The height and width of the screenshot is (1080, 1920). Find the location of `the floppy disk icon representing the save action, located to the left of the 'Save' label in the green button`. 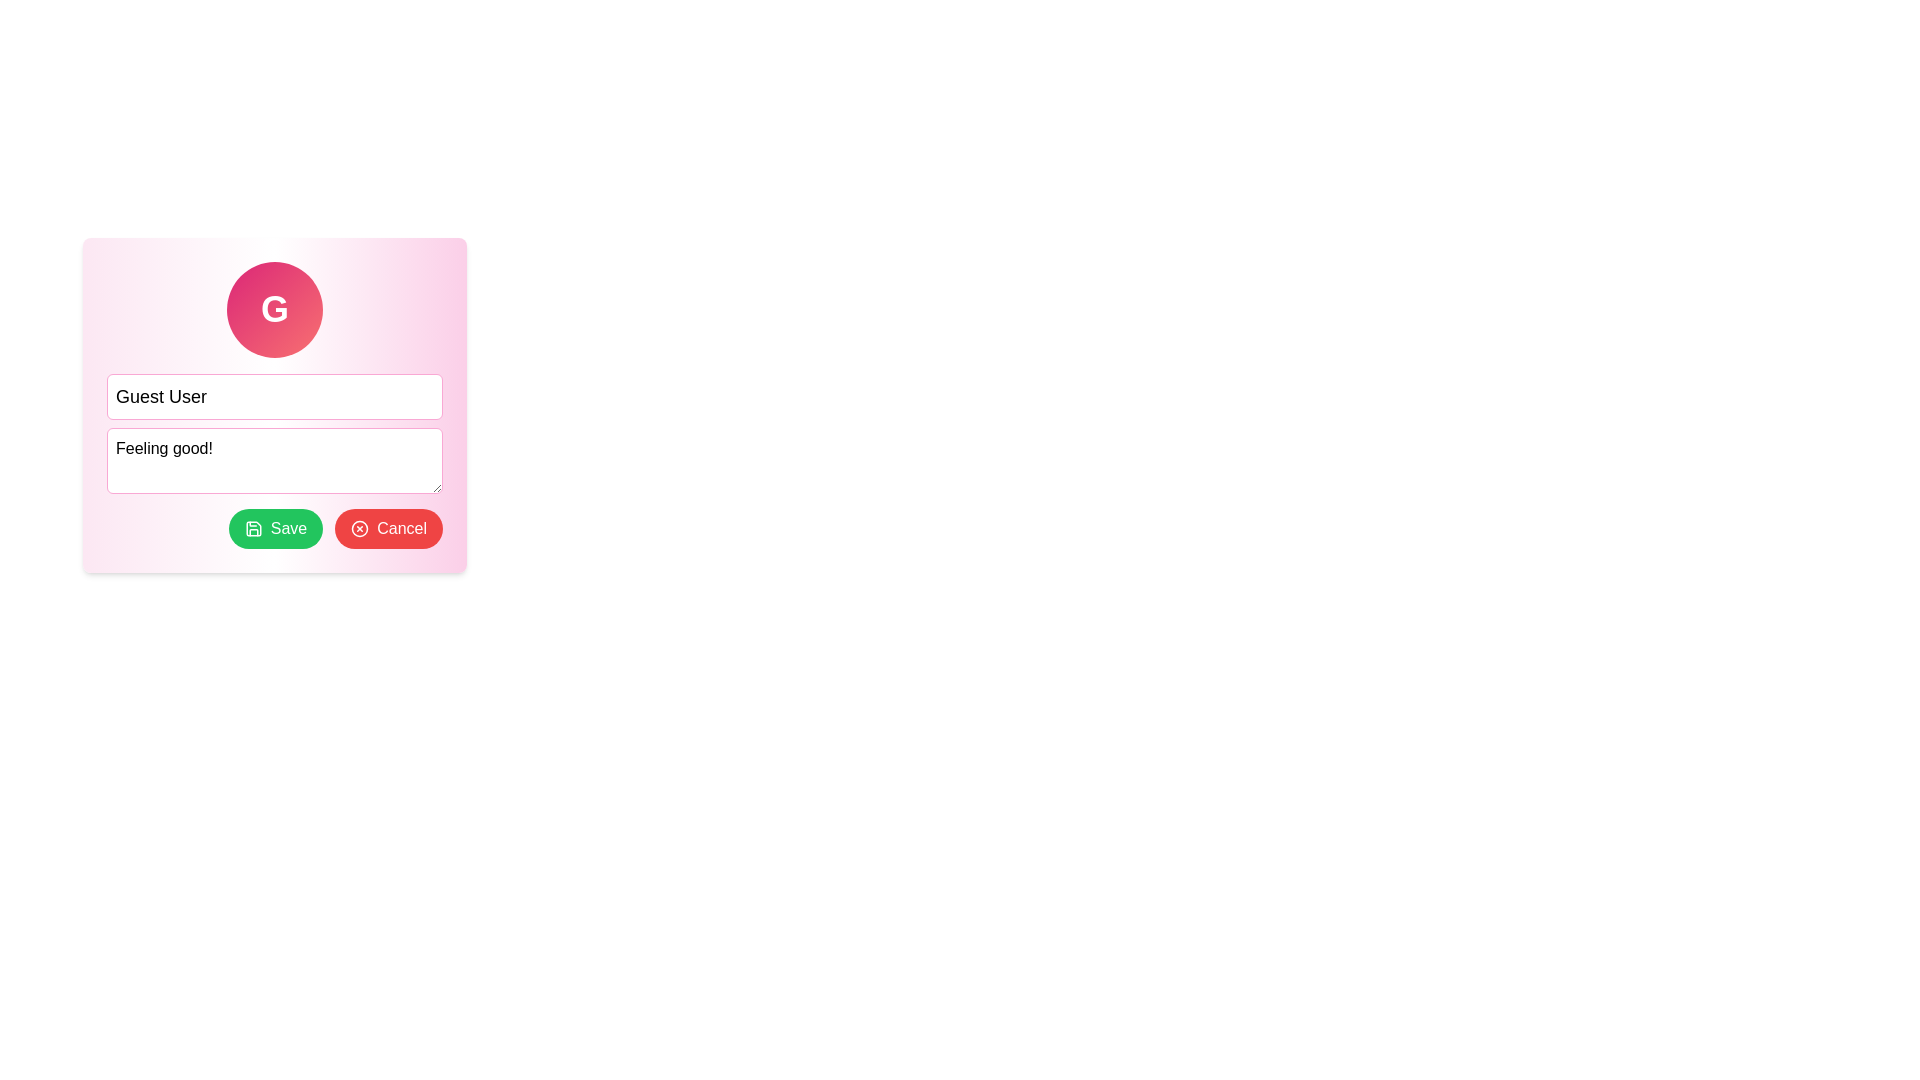

the floppy disk icon representing the save action, located to the left of the 'Save' label in the green button is located at coordinates (252, 527).